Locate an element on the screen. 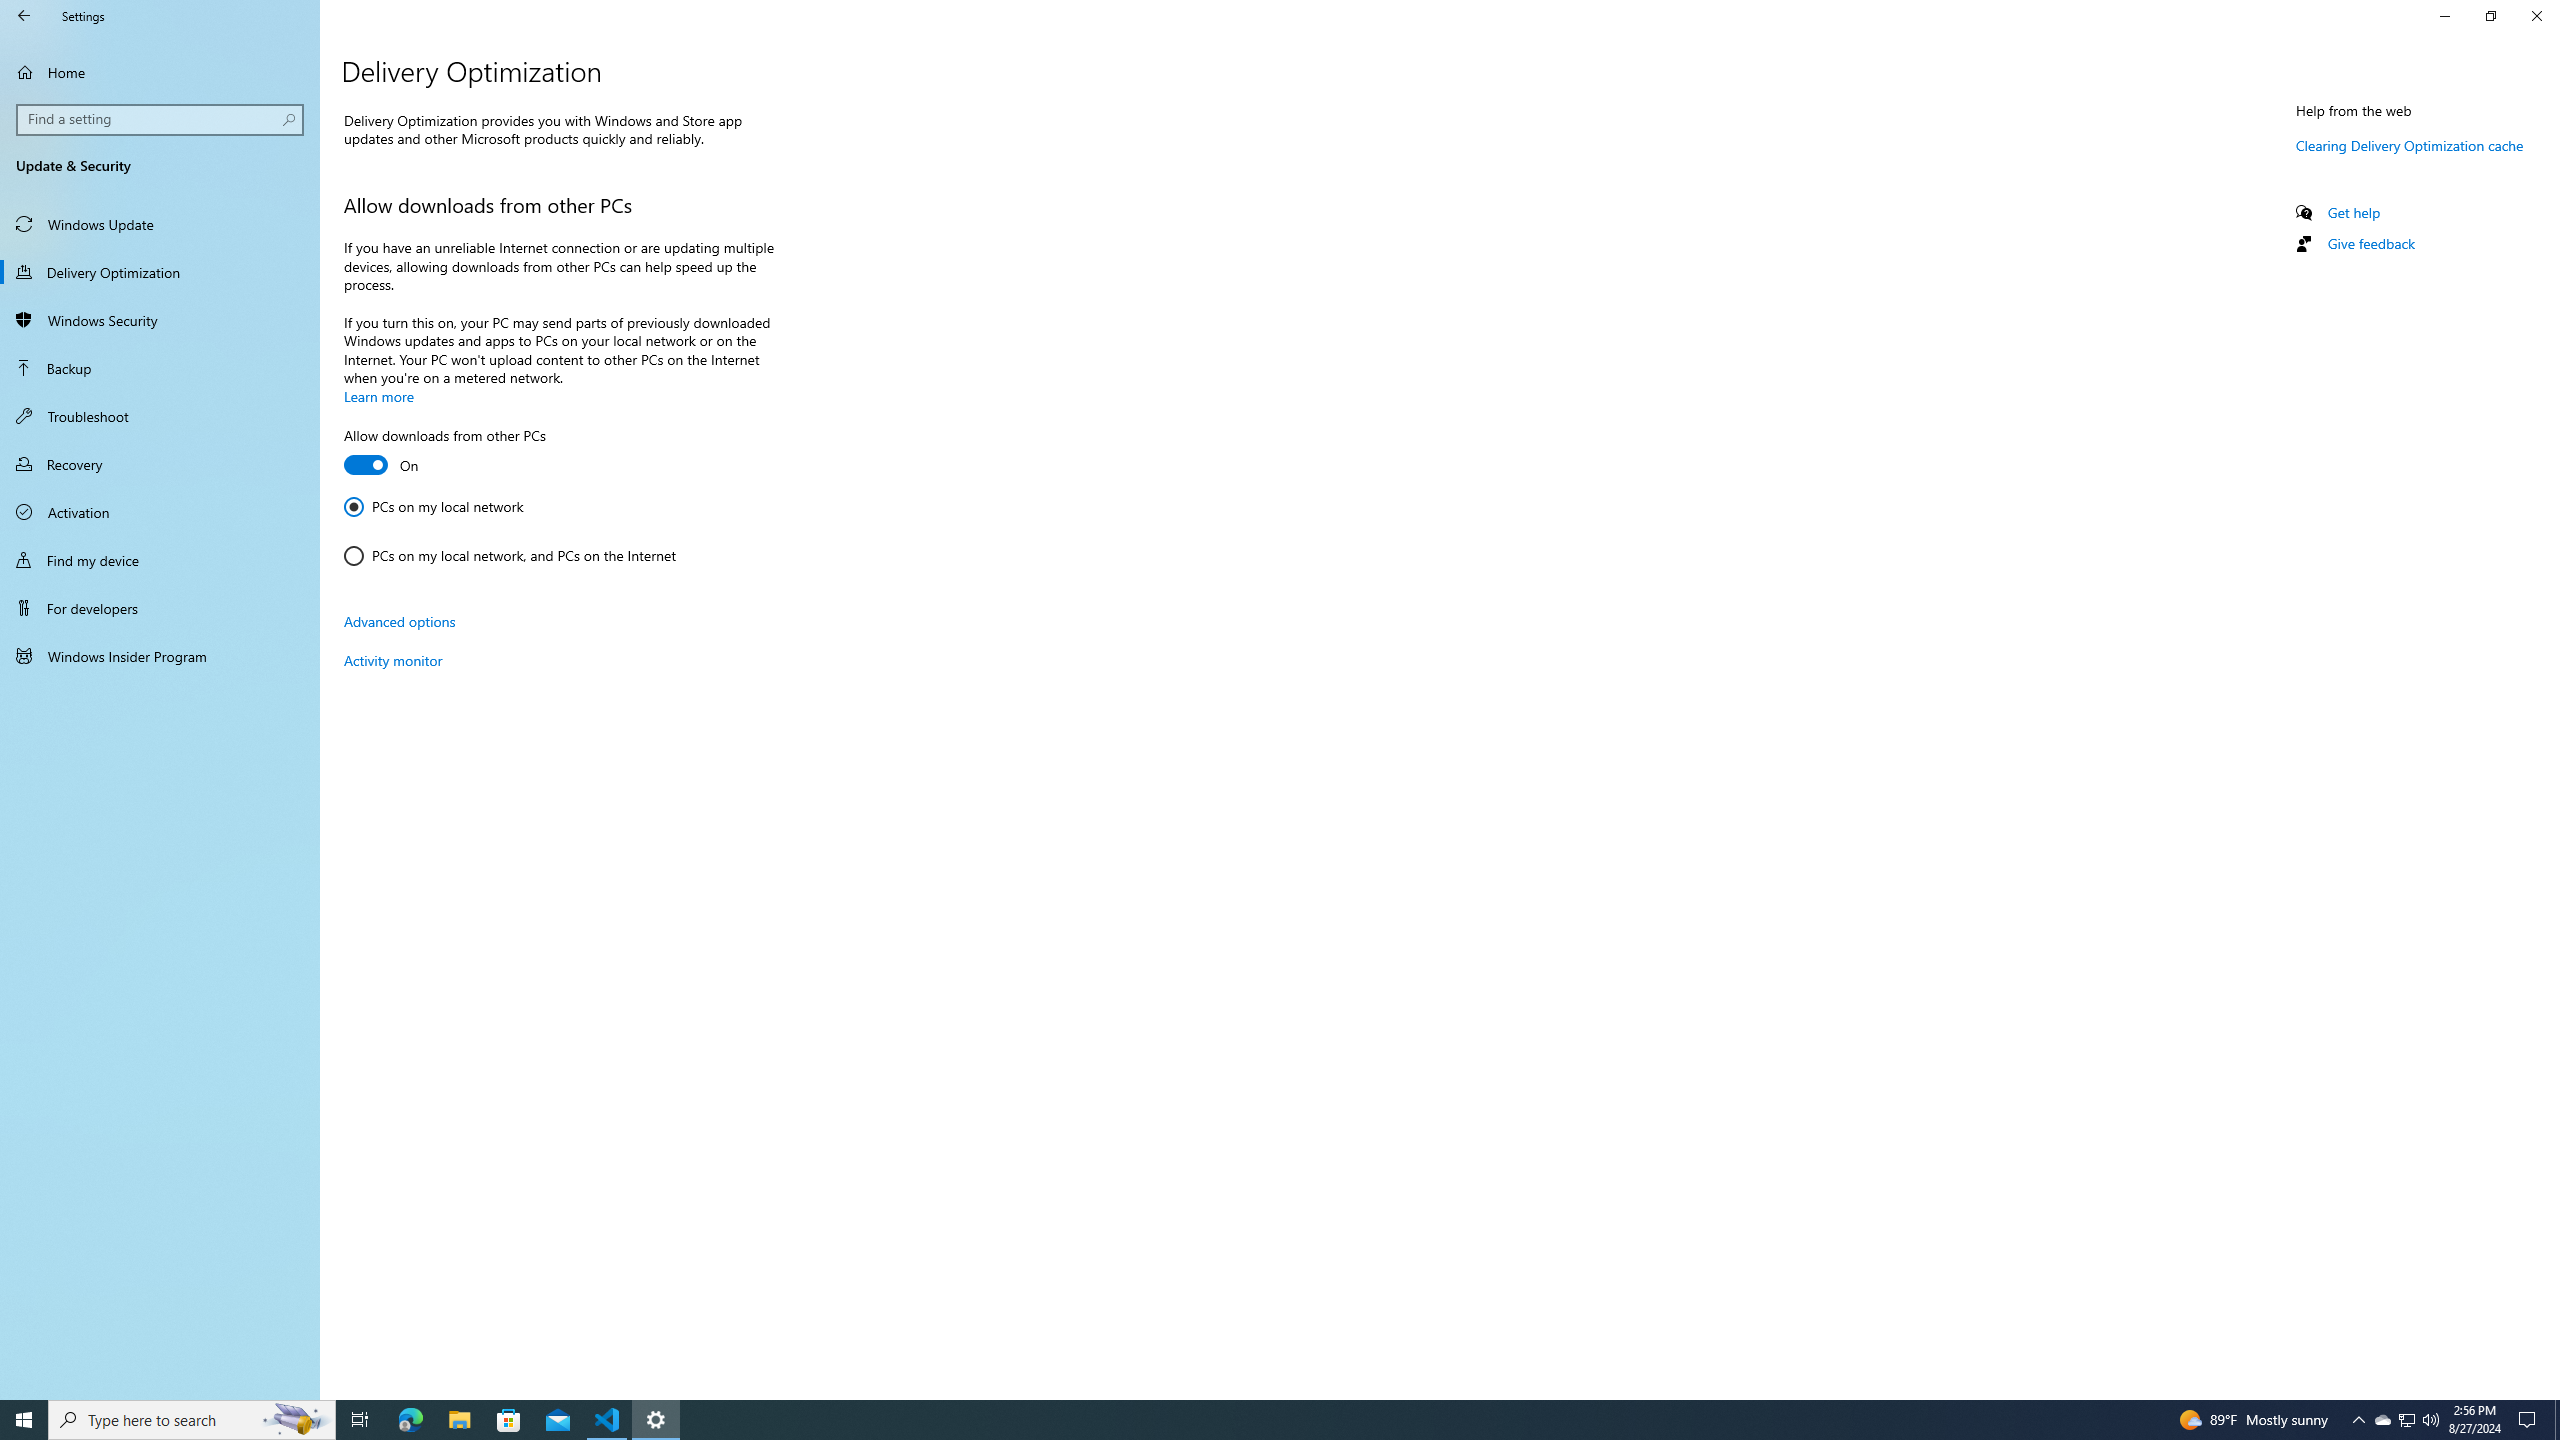 The image size is (2560, 1440). 'Visual Studio Code - 1 running window' is located at coordinates (607, 1418).